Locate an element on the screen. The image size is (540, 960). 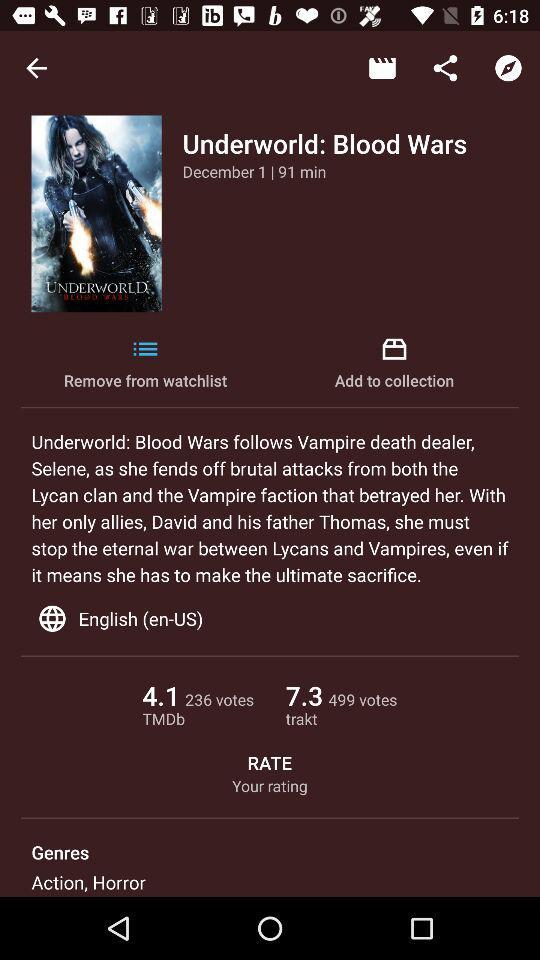
the item to the right of remove from watchlist icon is located at coordinates (394, 363).